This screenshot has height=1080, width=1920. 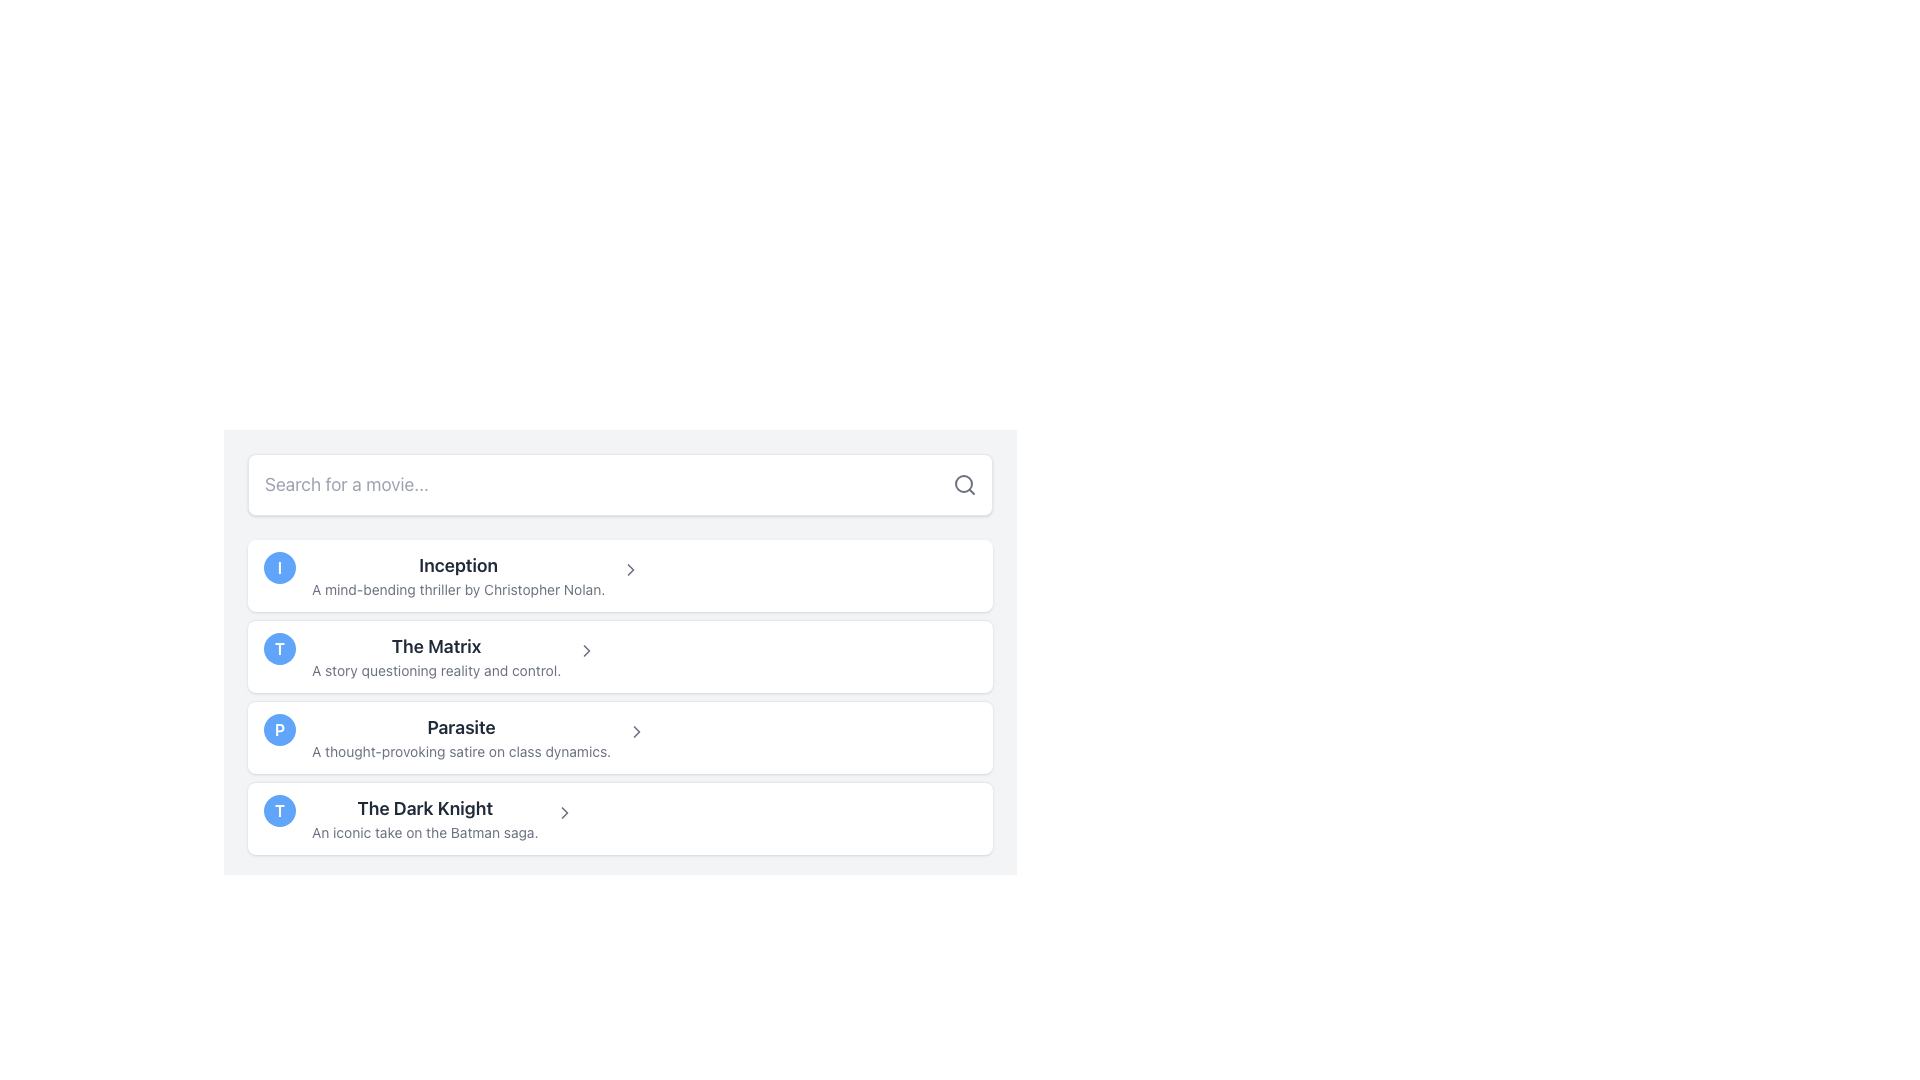 I want to click on the Icon Badge located at the top left of the card related to the movie 'Inception', which categorizes the card content, so click(x=278, y=567).